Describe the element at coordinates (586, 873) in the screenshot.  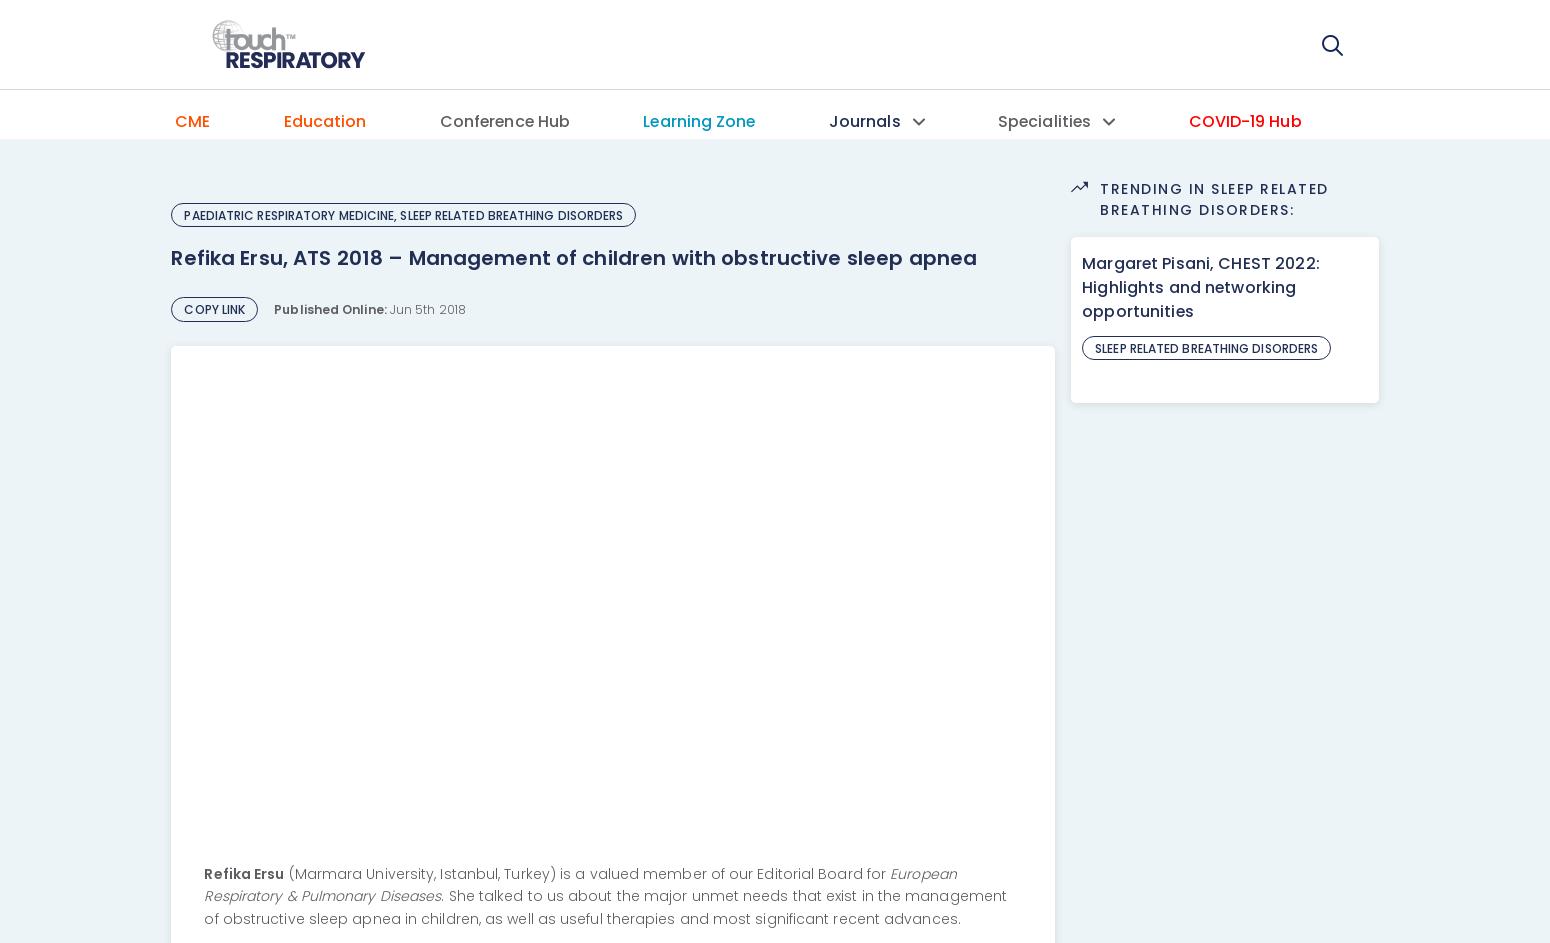
I see `'(Marmara University, Istanbul, Turkey) is a valued member of our Editorial Board for'` at that location.